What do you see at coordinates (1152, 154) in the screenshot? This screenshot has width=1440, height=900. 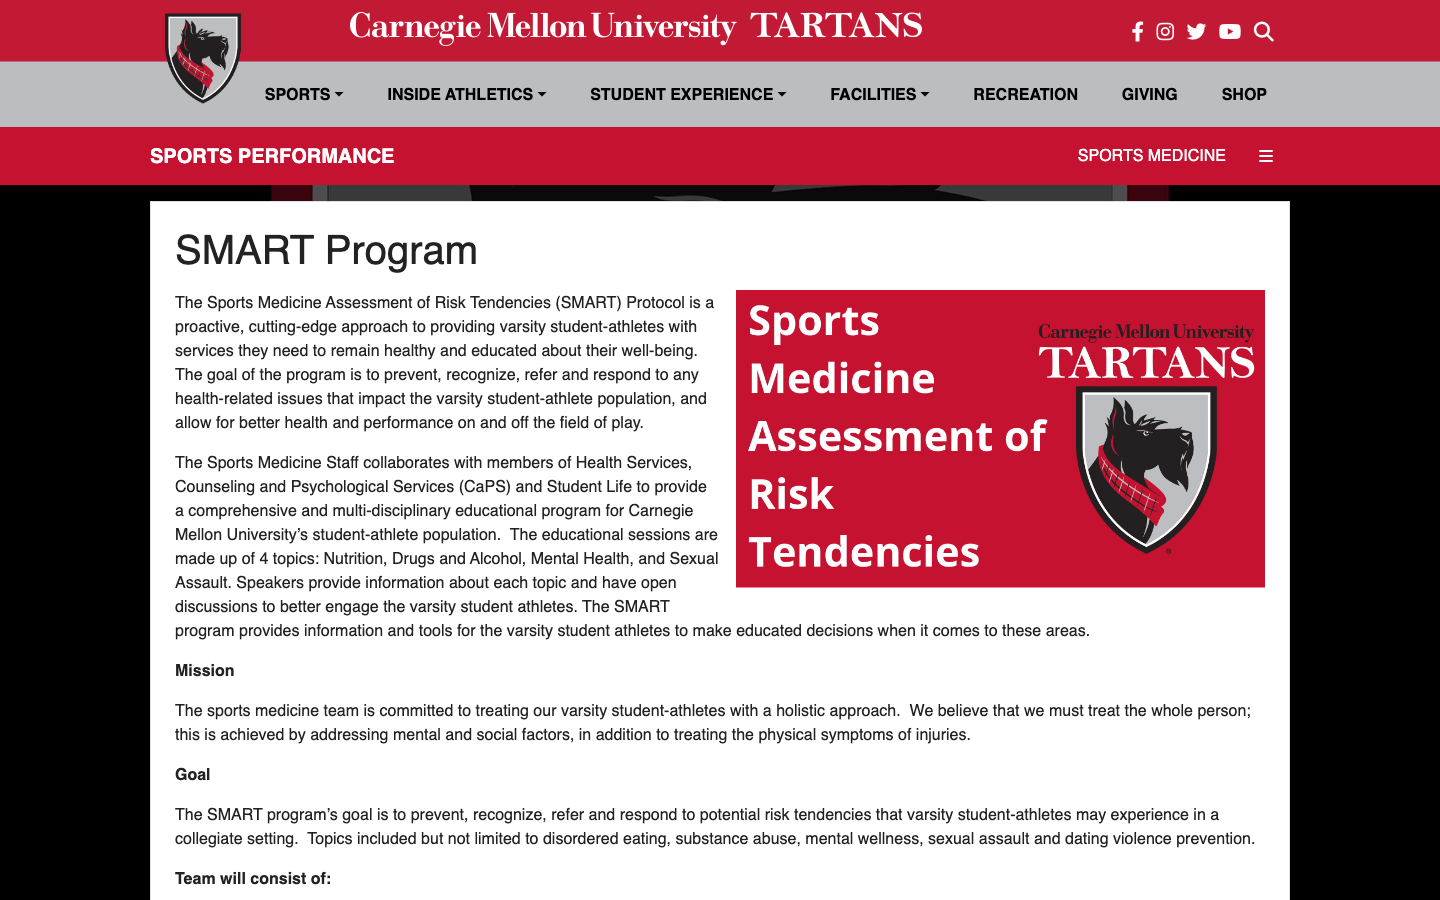 I see `"Sports Medicine" module` at bounding box center [1152, 154].